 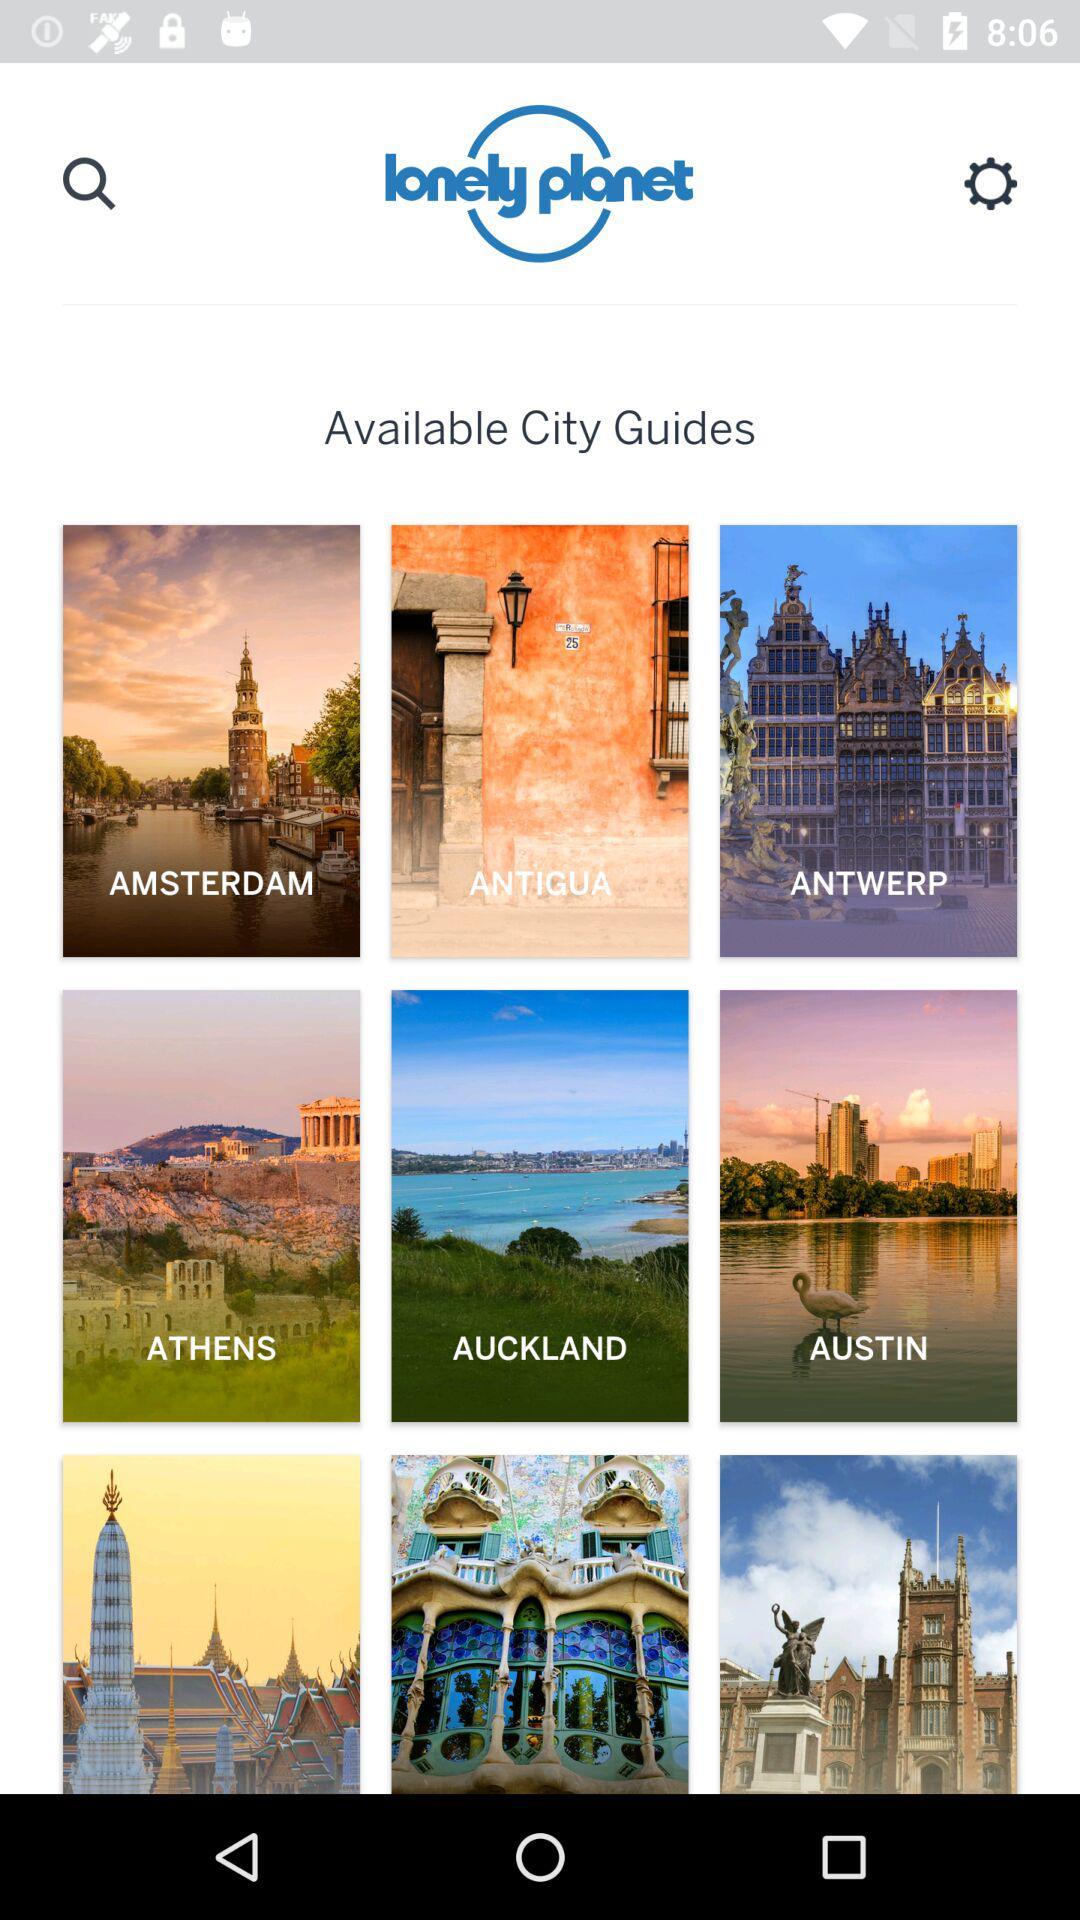 I want to click on the setting, so click(x=990, y=183).